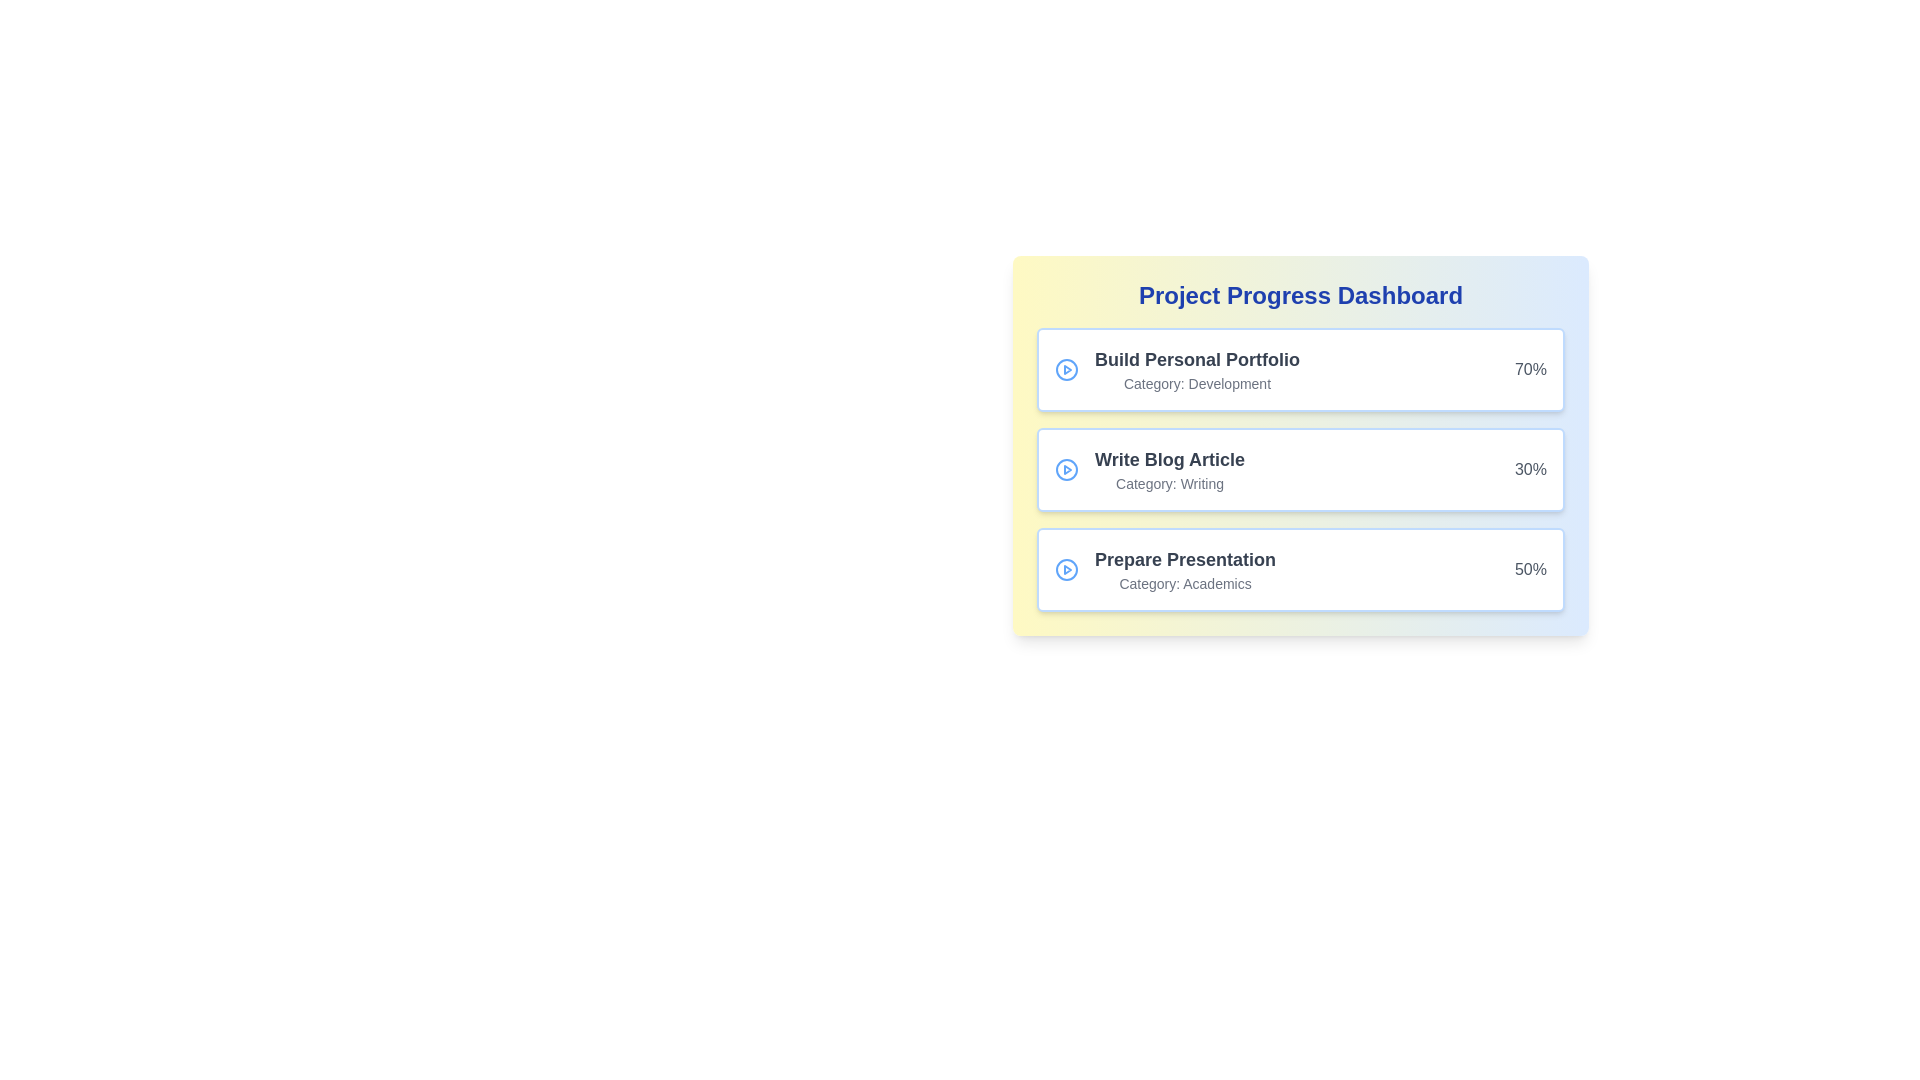 The width and height of the screenshot is (1920, 1080). I want to click on the static text element displaying 'Build Personal Portfolio', which is styled in bold and large gray font, located at the top of a card on the dashboard, so click(1197, 358).